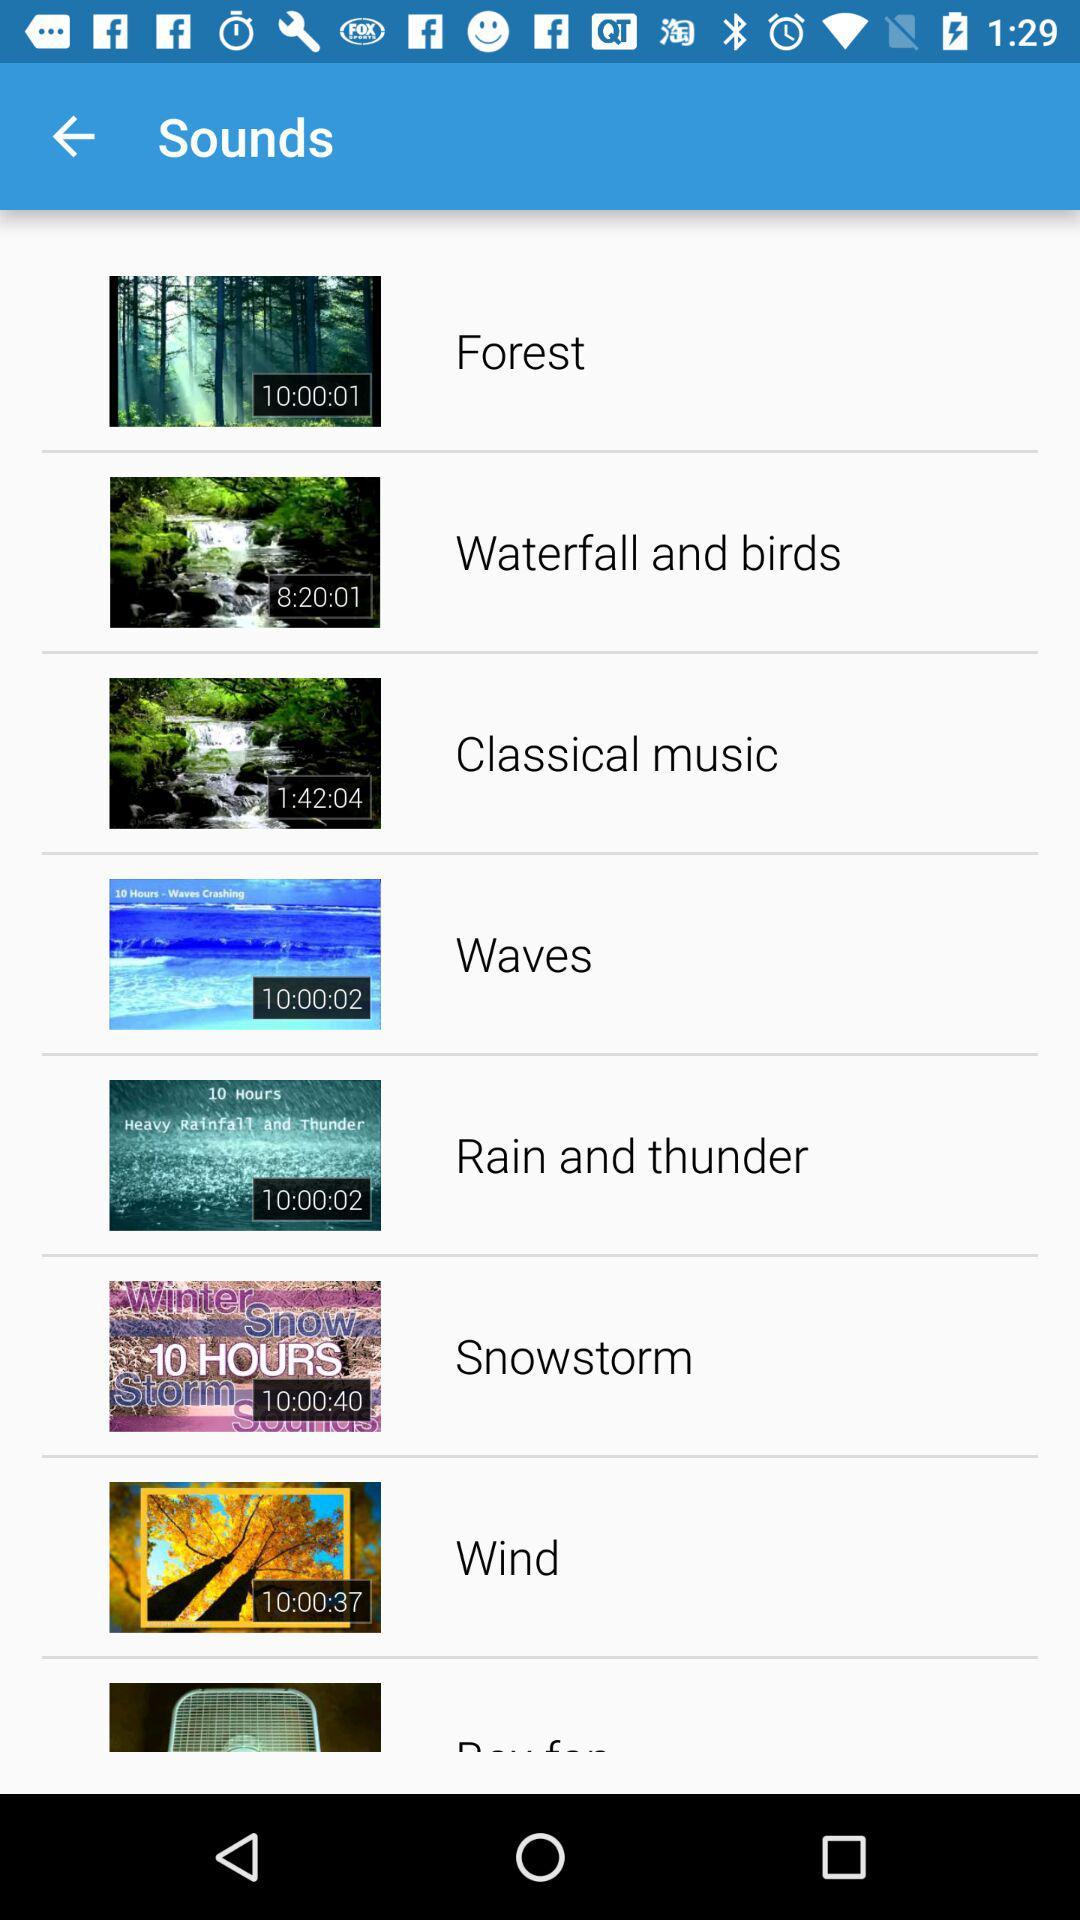 Image resolution: width=1080 pixels, height=1920 pixels. I want to click on video left to wind, so click(244, 1556).